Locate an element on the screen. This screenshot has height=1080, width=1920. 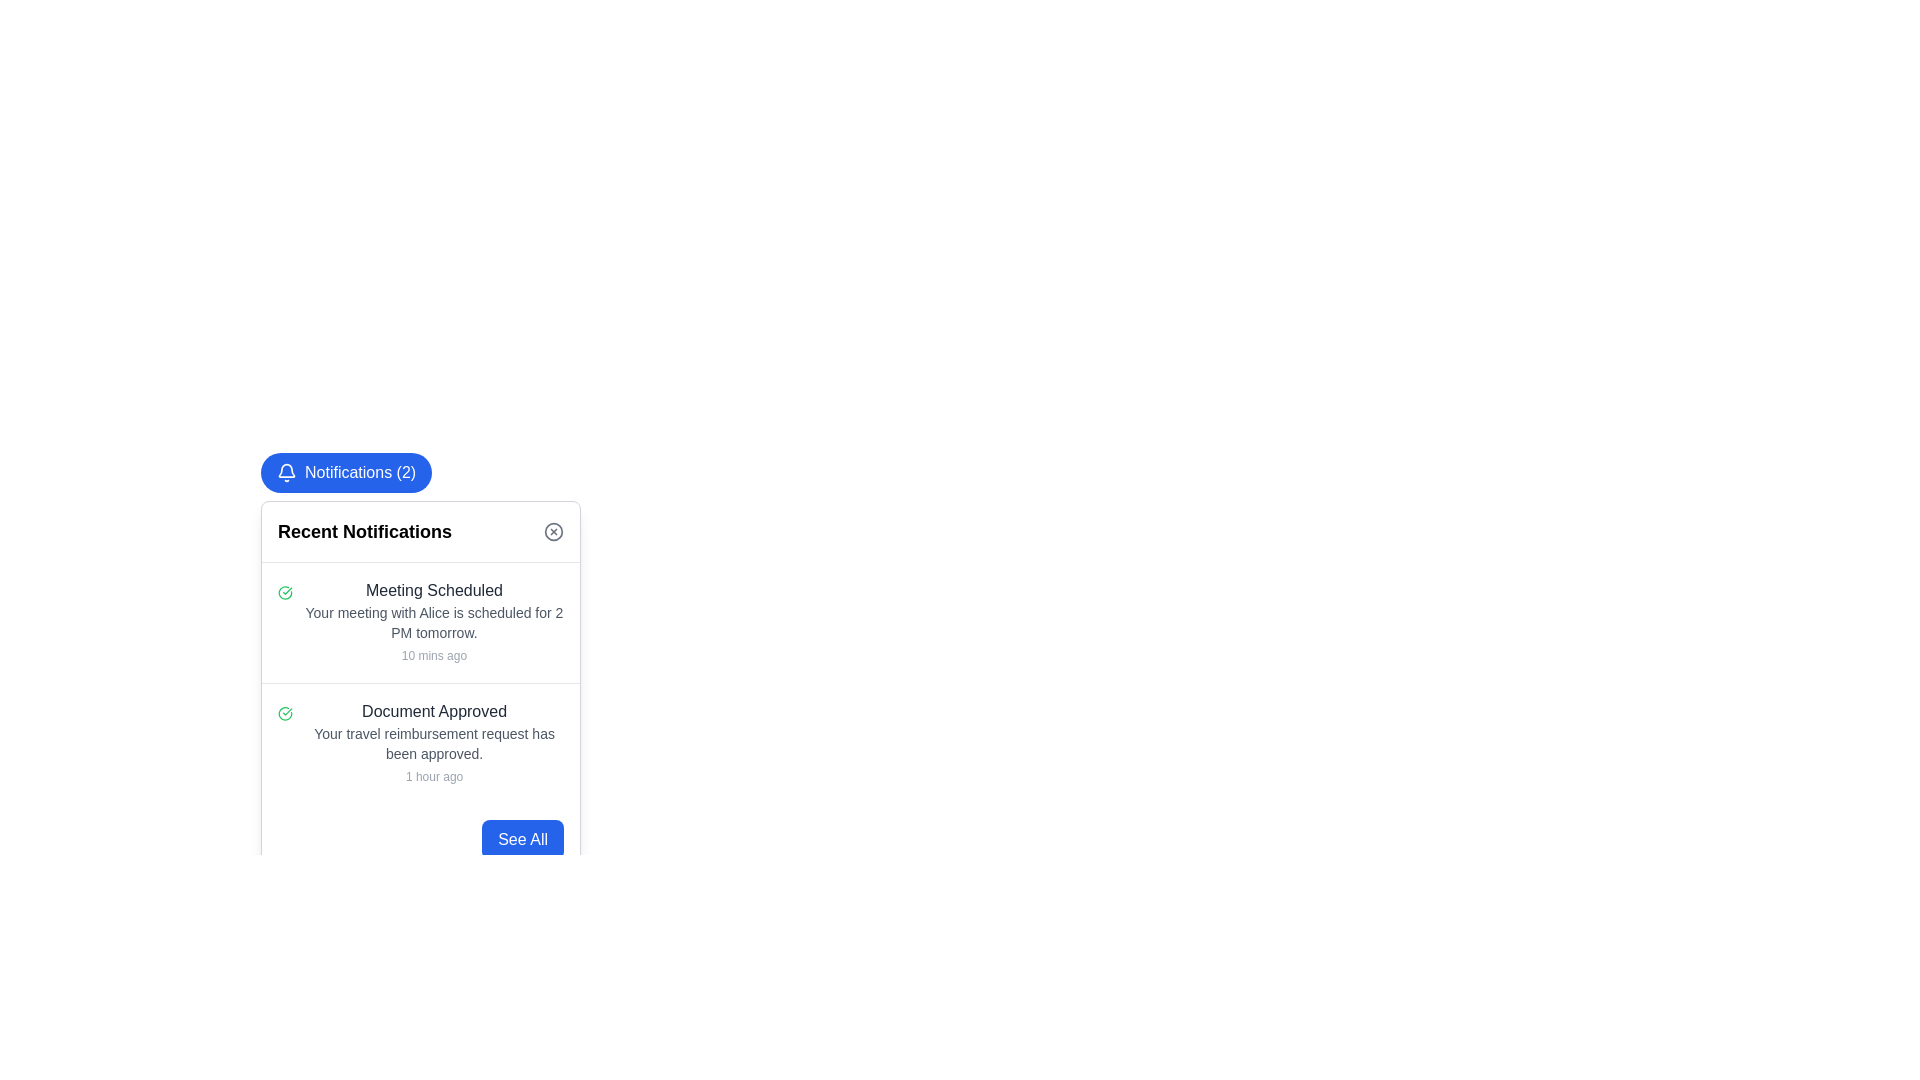
the small, light gray text label reading '10 mins ago', which is located below the meeting details in the notification card labeled 'Meeting Scheduled' is located at coordinates (433, 655).